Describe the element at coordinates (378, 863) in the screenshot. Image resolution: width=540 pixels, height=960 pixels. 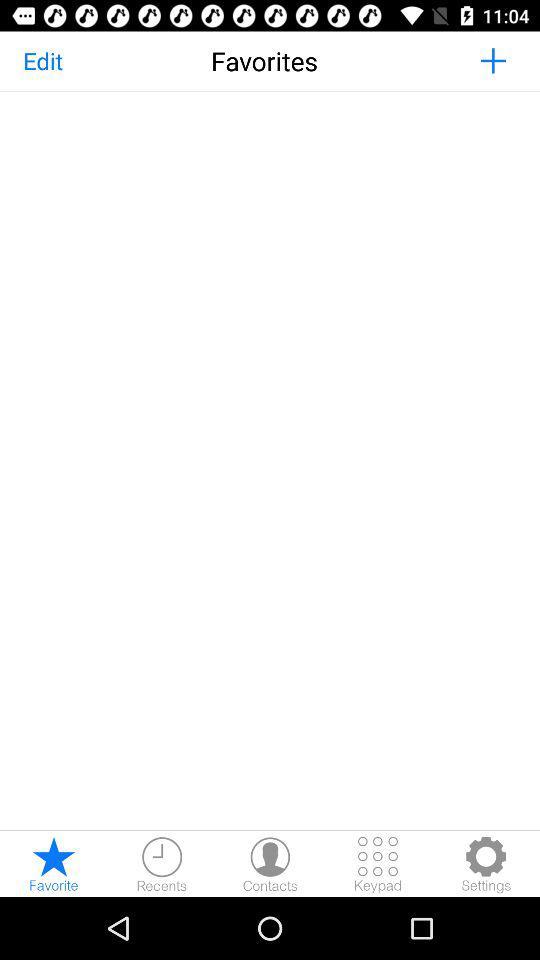
I see `open the keypad` at that location.